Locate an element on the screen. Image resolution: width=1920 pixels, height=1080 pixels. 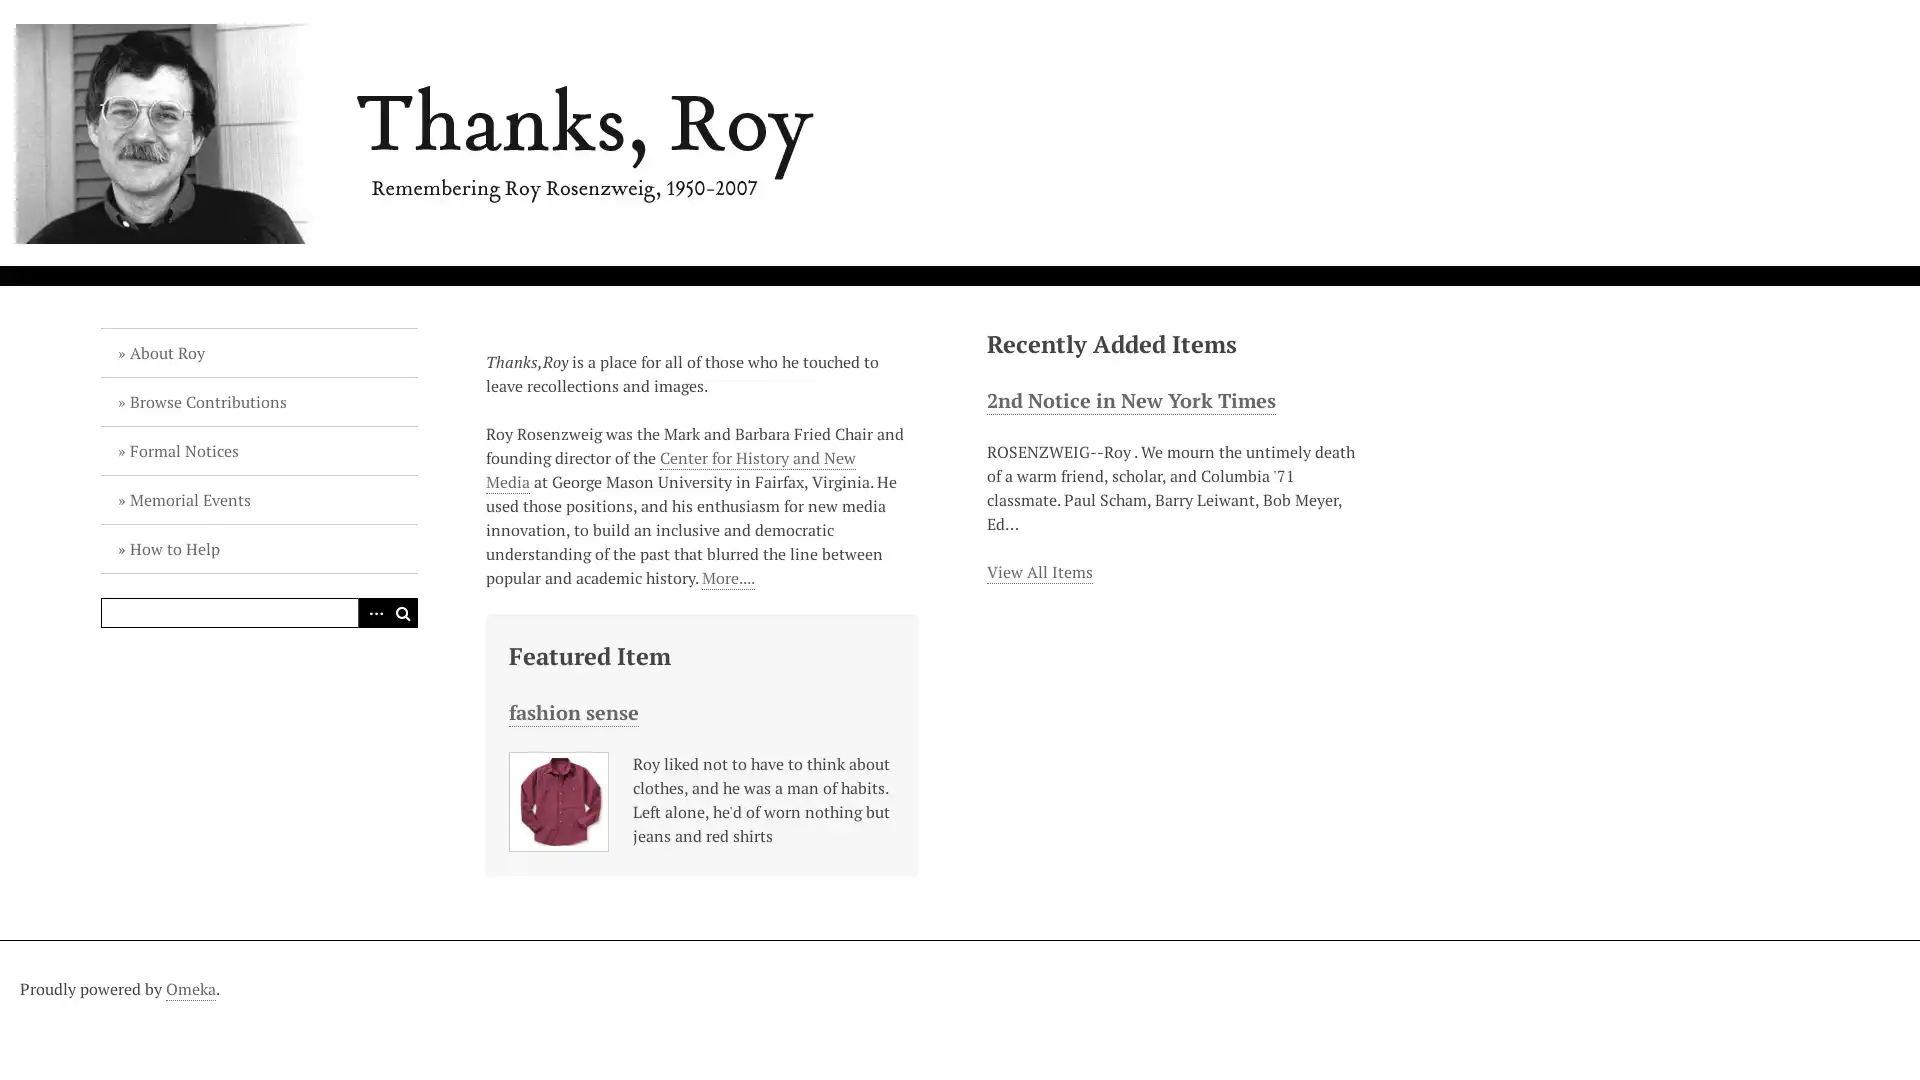
Search is located at coordinates (402, 612).